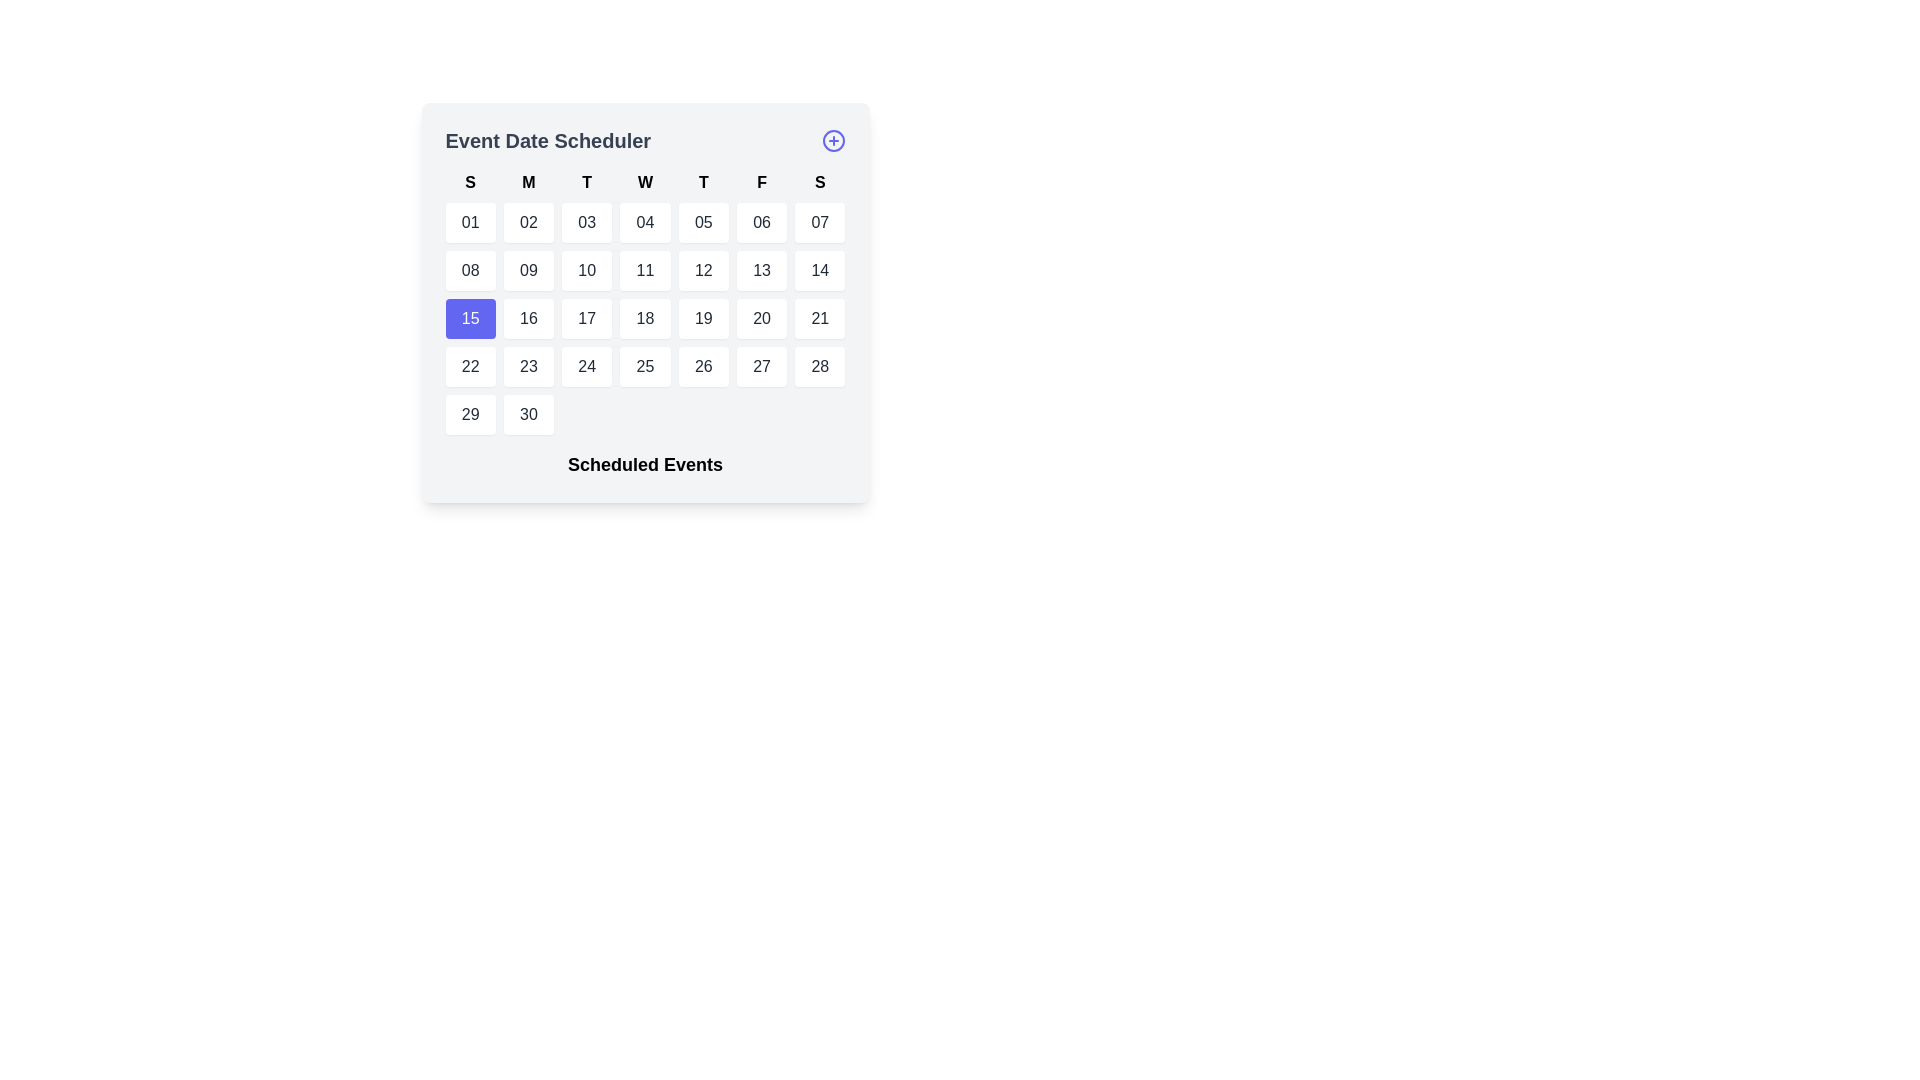 This screenshot has width=1920, height=1080. I want to click on the calendar date button labeled '03', so click(586, 223).